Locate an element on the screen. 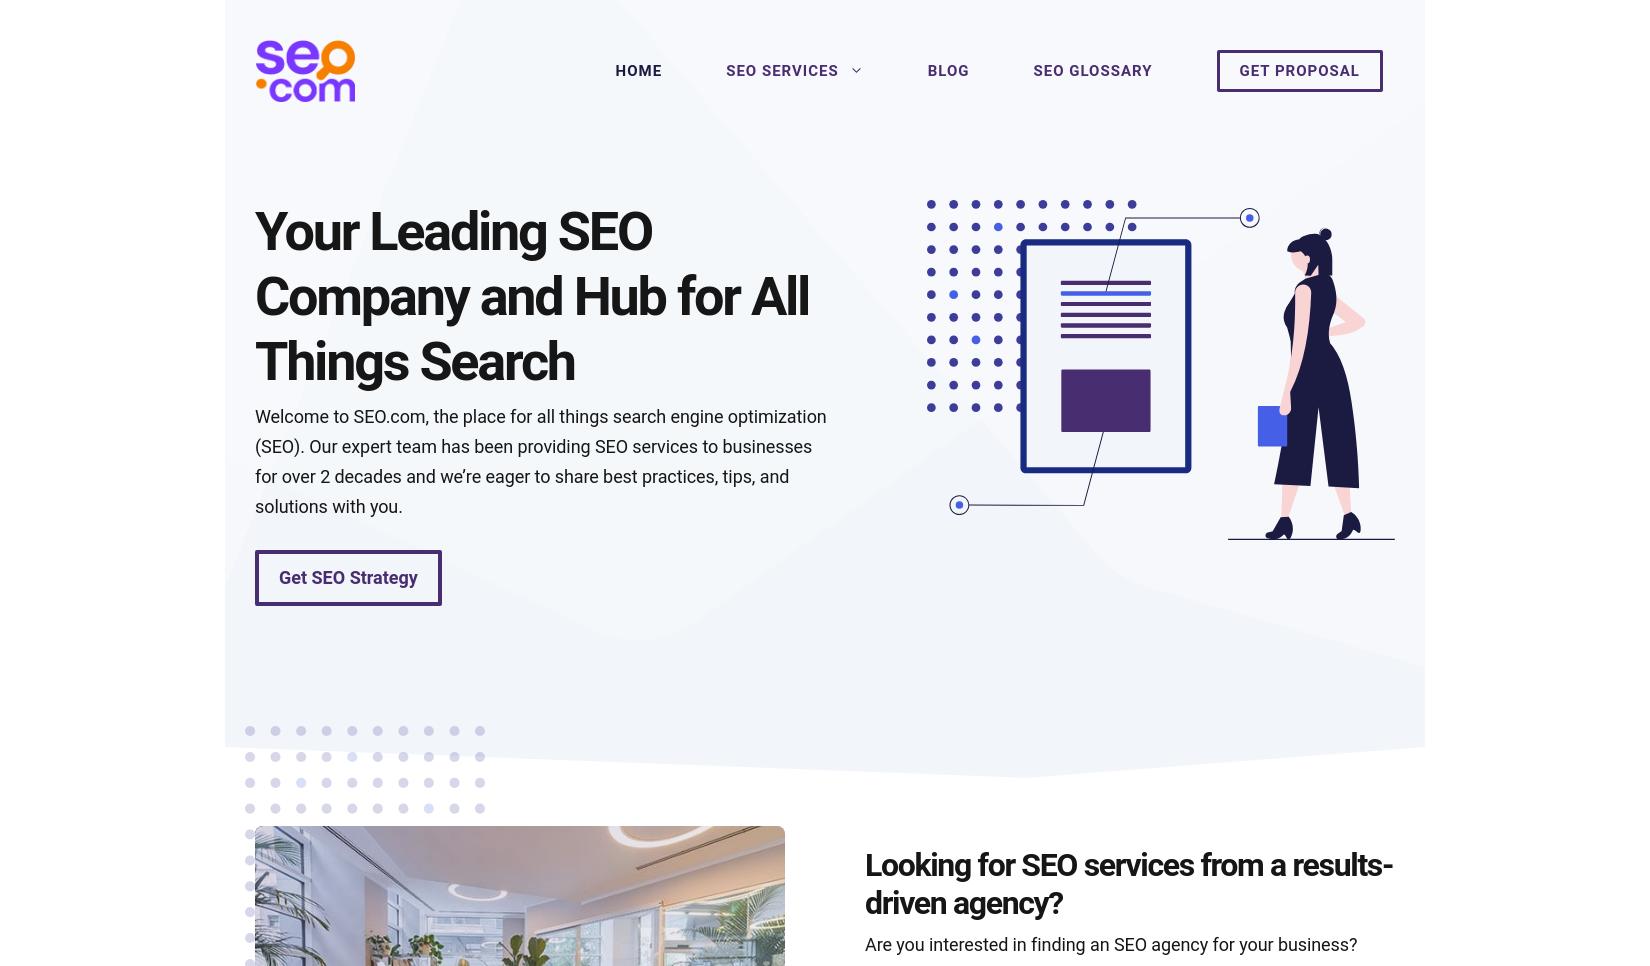 The image size is (1650, 966). 'What is an SEO agency?' is located at coordinates (386, 757).